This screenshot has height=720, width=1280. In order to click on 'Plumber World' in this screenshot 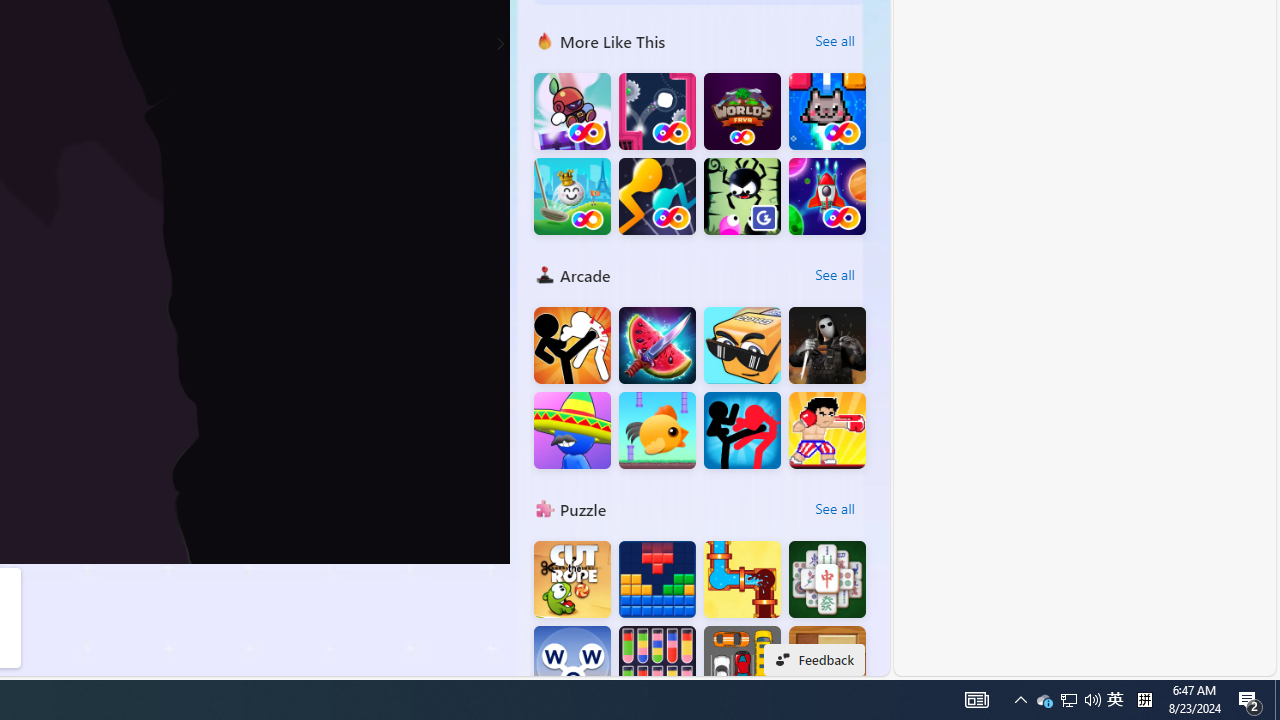, I will do `click(741, 579)`.